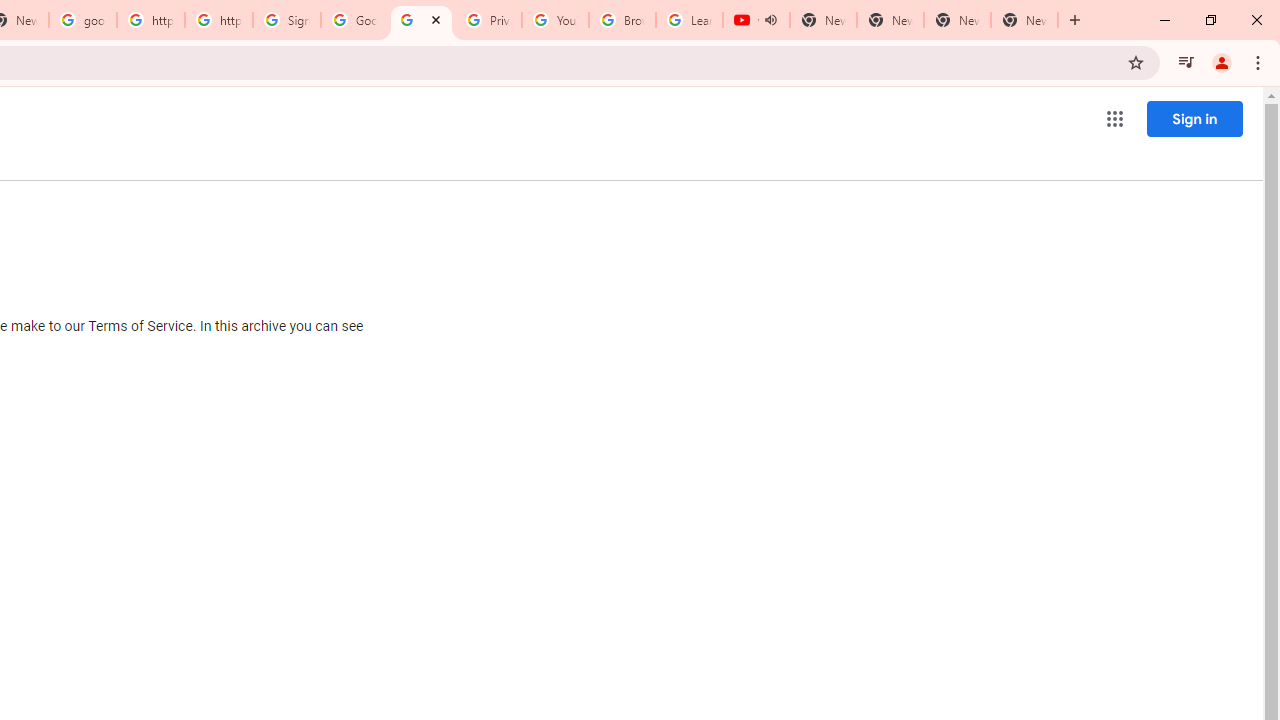 This screenshot has height=720, width=1280. Describe the element at coordinates (150, 20) in the screenshot. I see `'https://scholar.google.com/'` at that location.